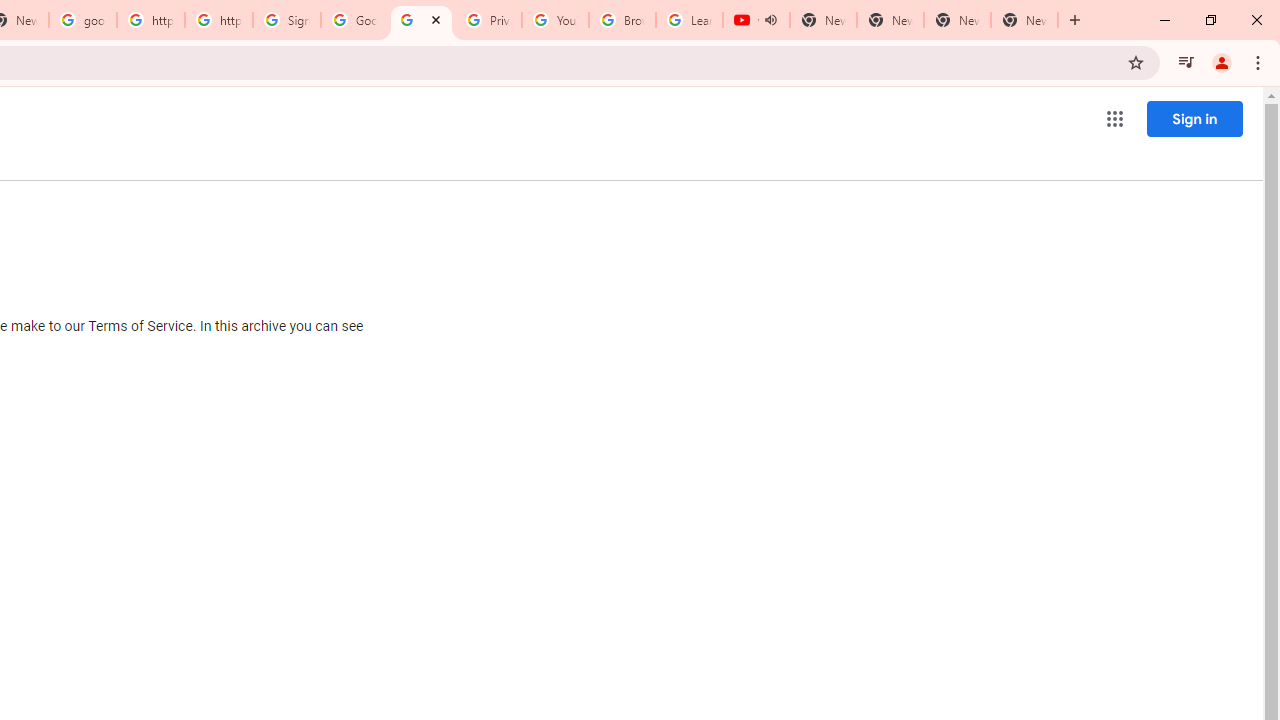 This screenshot has height=720, width=1280. Describe the element at coordinates (150, 20) in the screenshot. I see `'https://scholar.google.com/'` at that location.